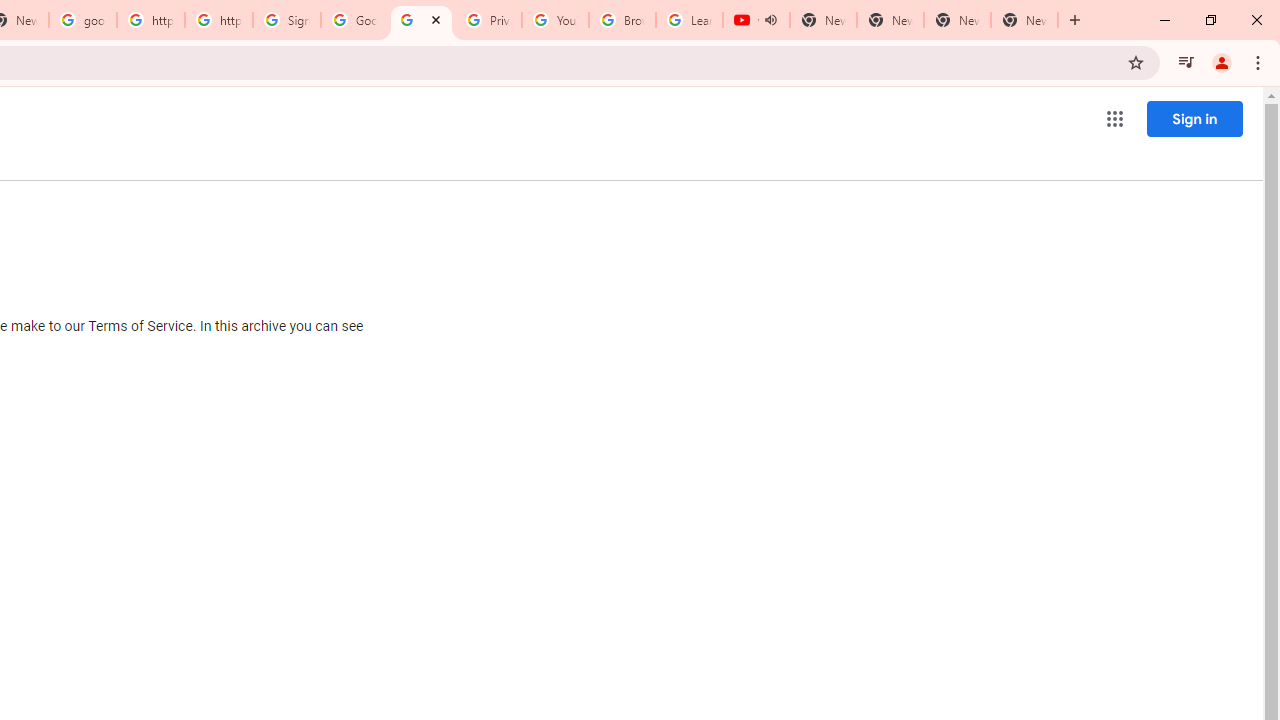 This screenshot has height=720, width=1280. Describe the element at coordinates (150, 20) in the screenshot. I see `'https://scholar.google.com/'` at that location.